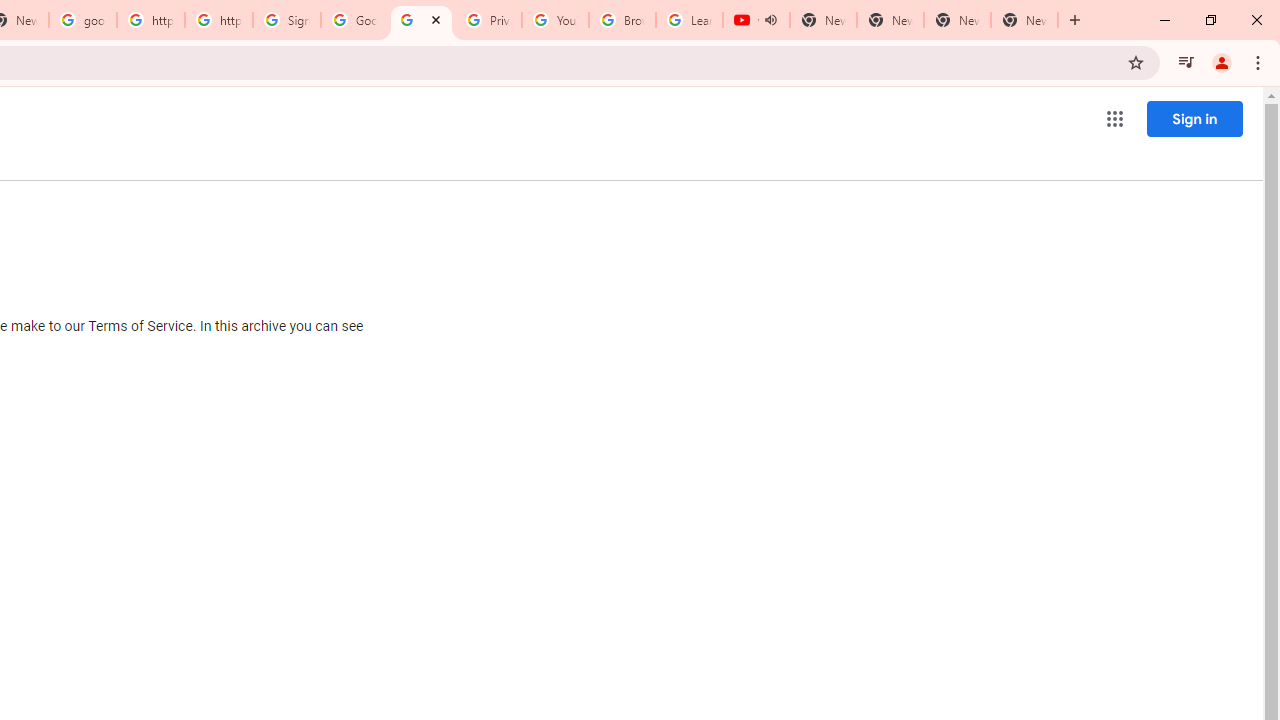 This screenshot has height=720, width=1280. Describe the element at coordinates (150, 20) in the screenshot. I see `'https://scholar.google.com/'` at that location.